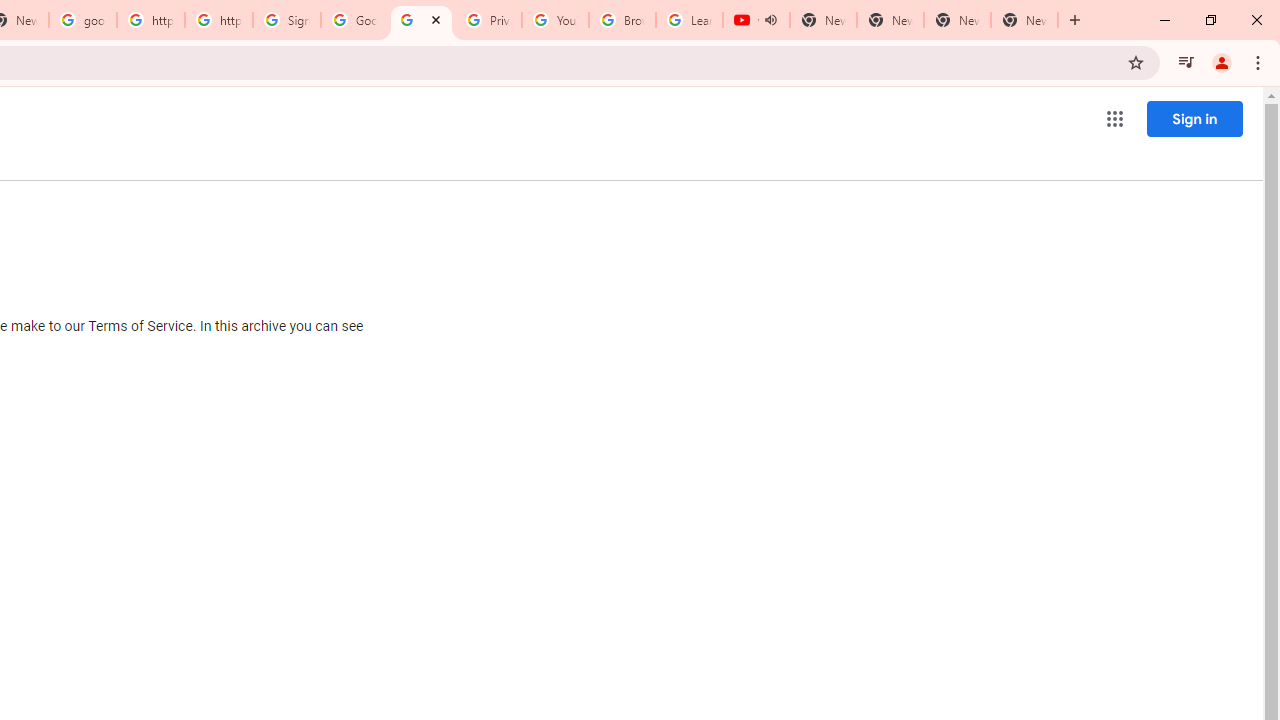 This screenshot has height=720, width=1280. Describe the element at coordinates (150, 20) in the screenshot. I see `'https://scholar.google.com/'` at that location.